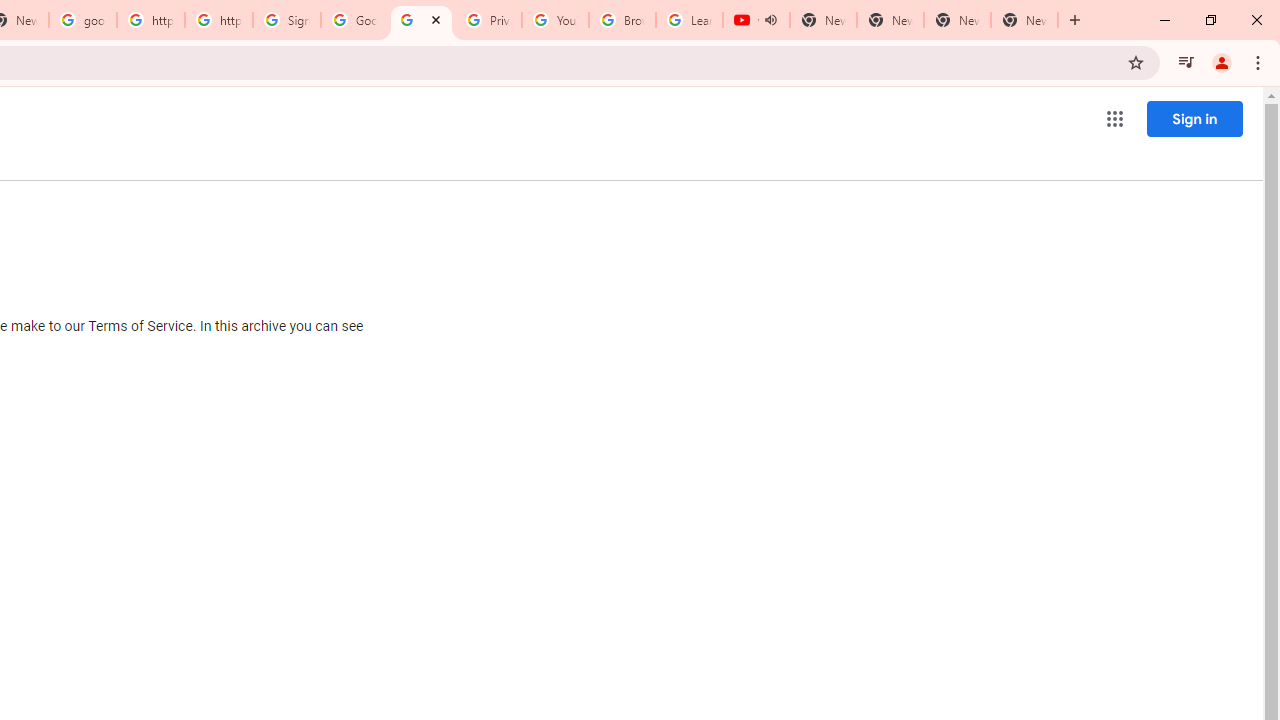 This screenshot has height=720, width=1280. Describe the element at coordinates (150, 20) in the screenshot. I see `'https://scholar.google.com/'` at that location.